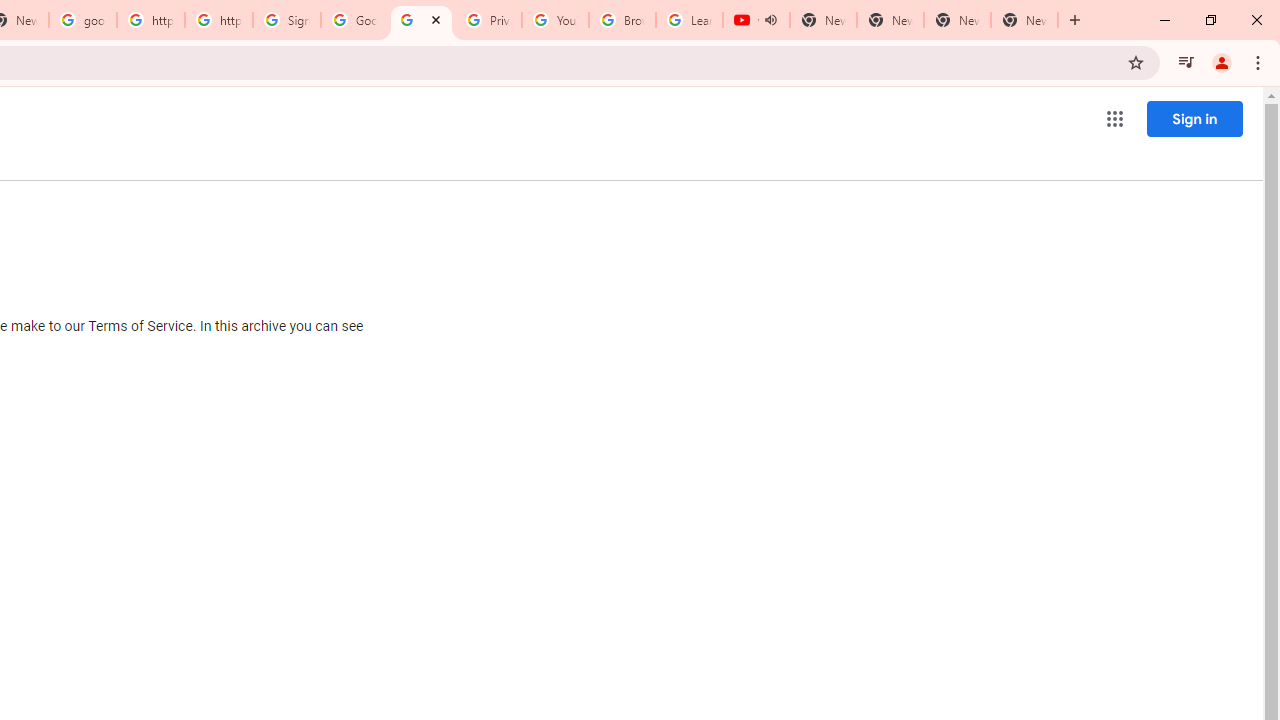 This screenshot has height=720, width=1280. Describe the element at coordinates (150, 20) in the screenshot. I see `'https://scholar.google.com/'` at that location.